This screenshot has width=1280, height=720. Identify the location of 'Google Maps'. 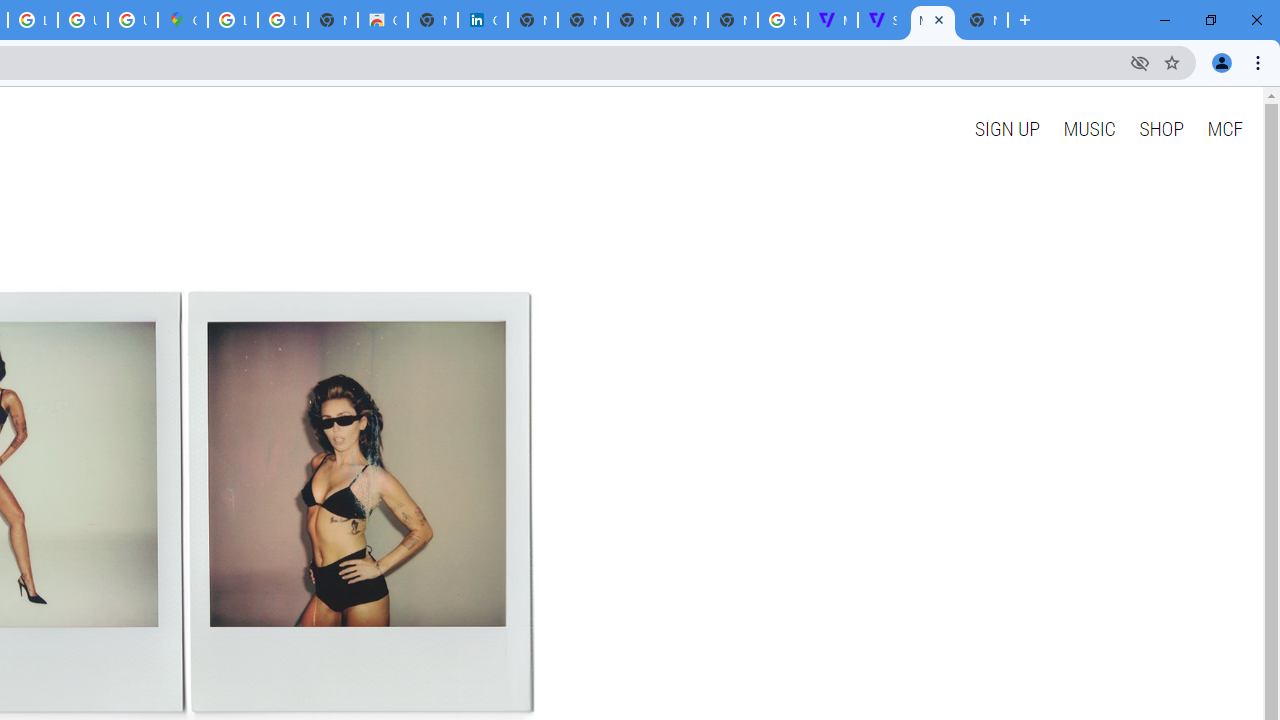
(183, 20).